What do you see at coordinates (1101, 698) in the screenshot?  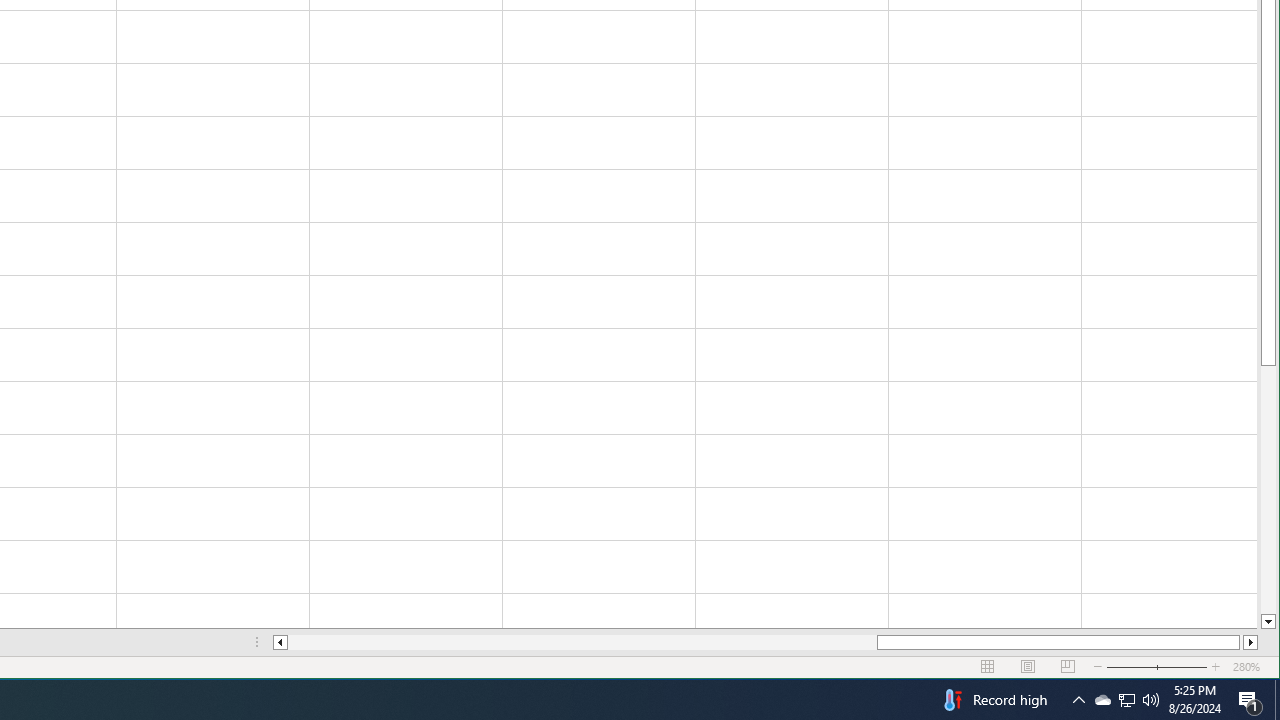 I see `'Q2790: 100%'` at bounding box center [1101, 698].